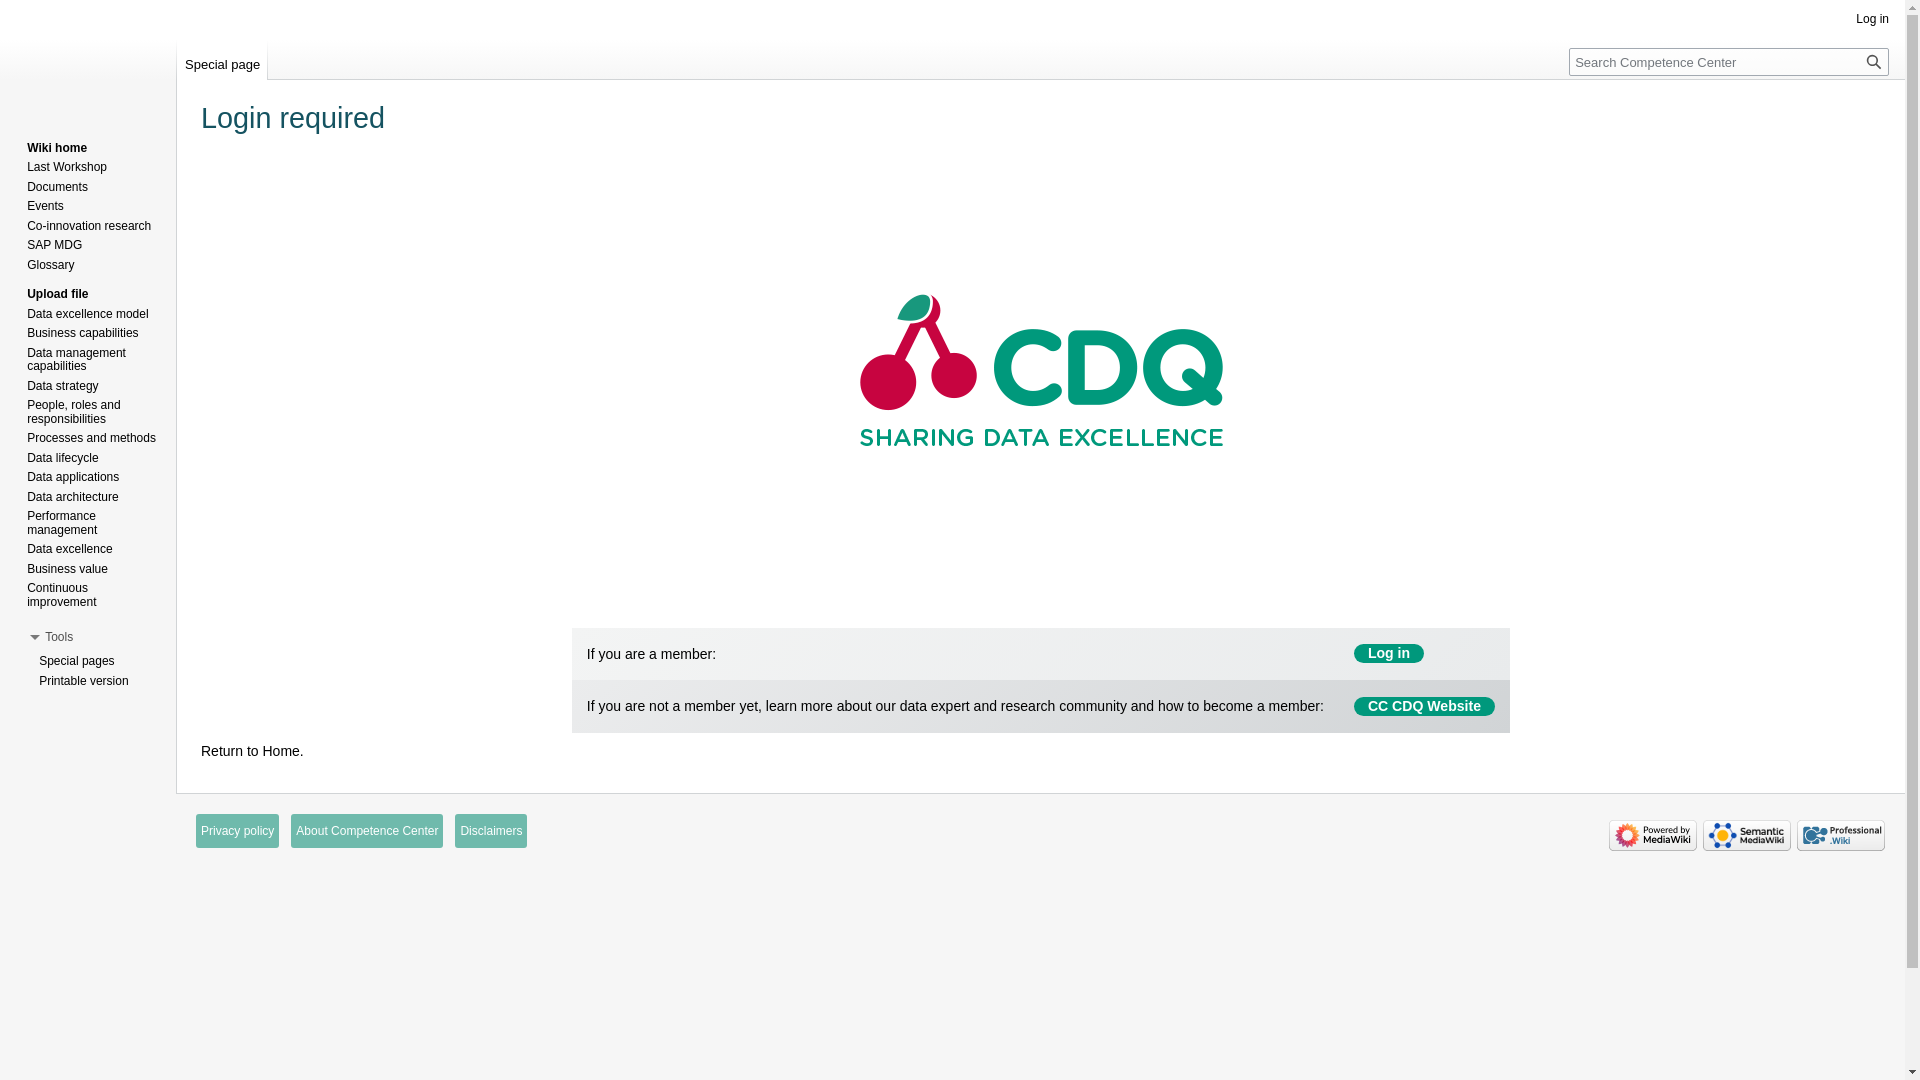 The image size is (1920, 1080). Describe the element at coordinates (90, 437) in the screenshot. I see `'Processes and methods'` at that location.